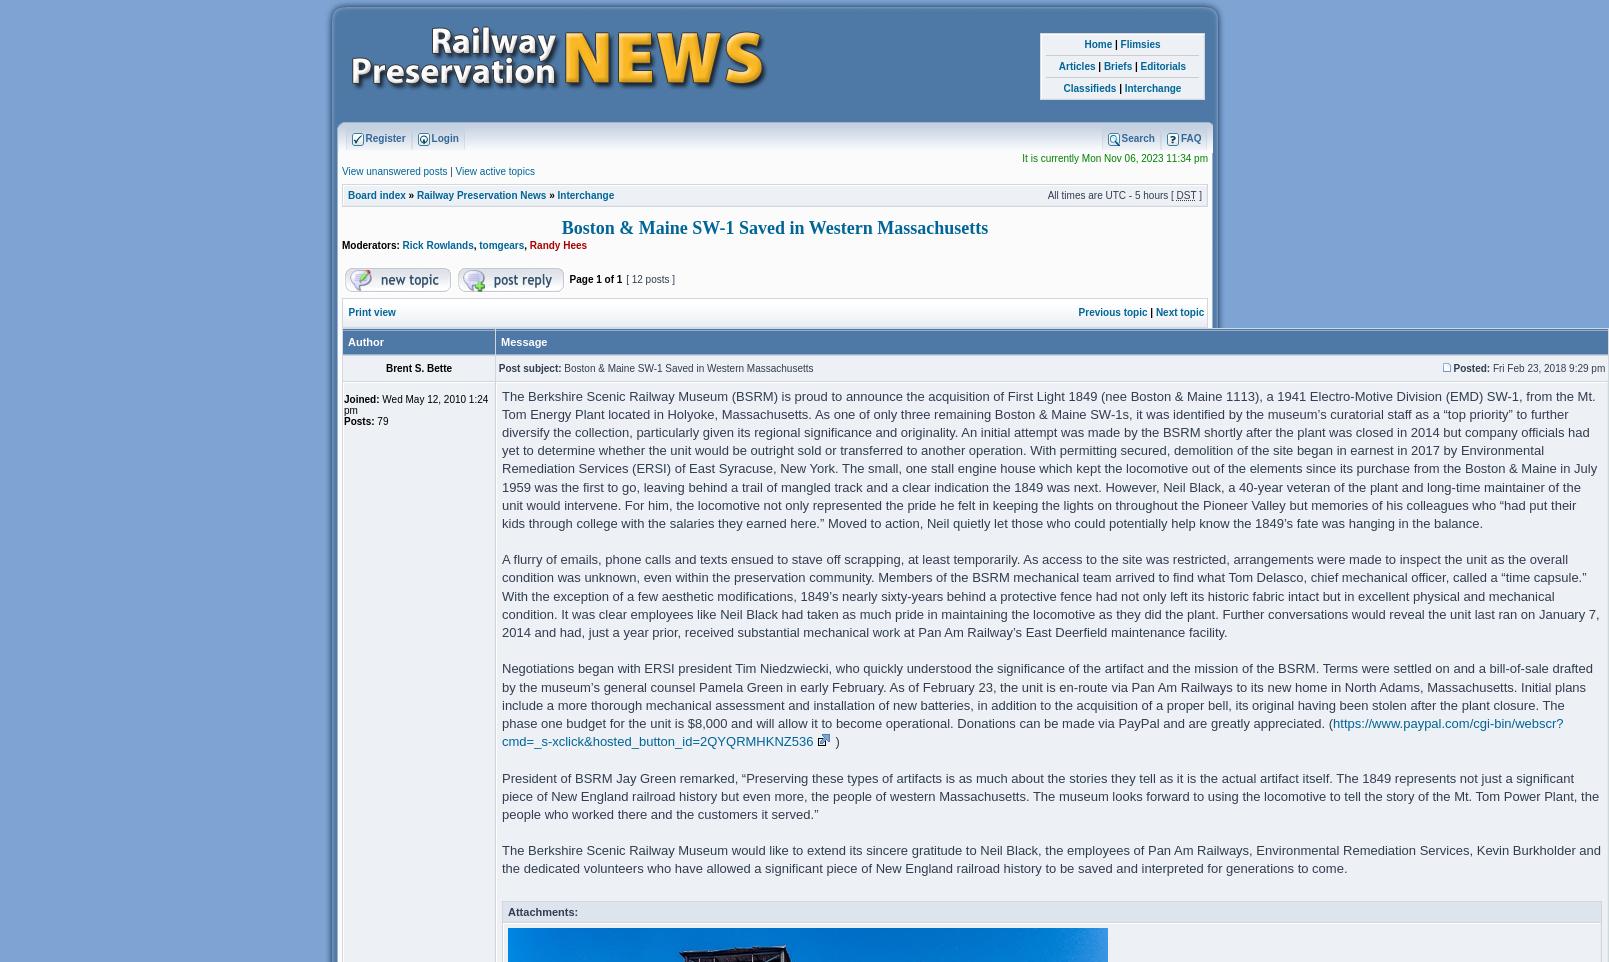 The width and height of the screenshot is (1609, 962). What do you see at coordinates (414, 403) in the screenshot?
I see `'Wed May 12, 2010 1:24 pm'` at bounding box center [414, 403].